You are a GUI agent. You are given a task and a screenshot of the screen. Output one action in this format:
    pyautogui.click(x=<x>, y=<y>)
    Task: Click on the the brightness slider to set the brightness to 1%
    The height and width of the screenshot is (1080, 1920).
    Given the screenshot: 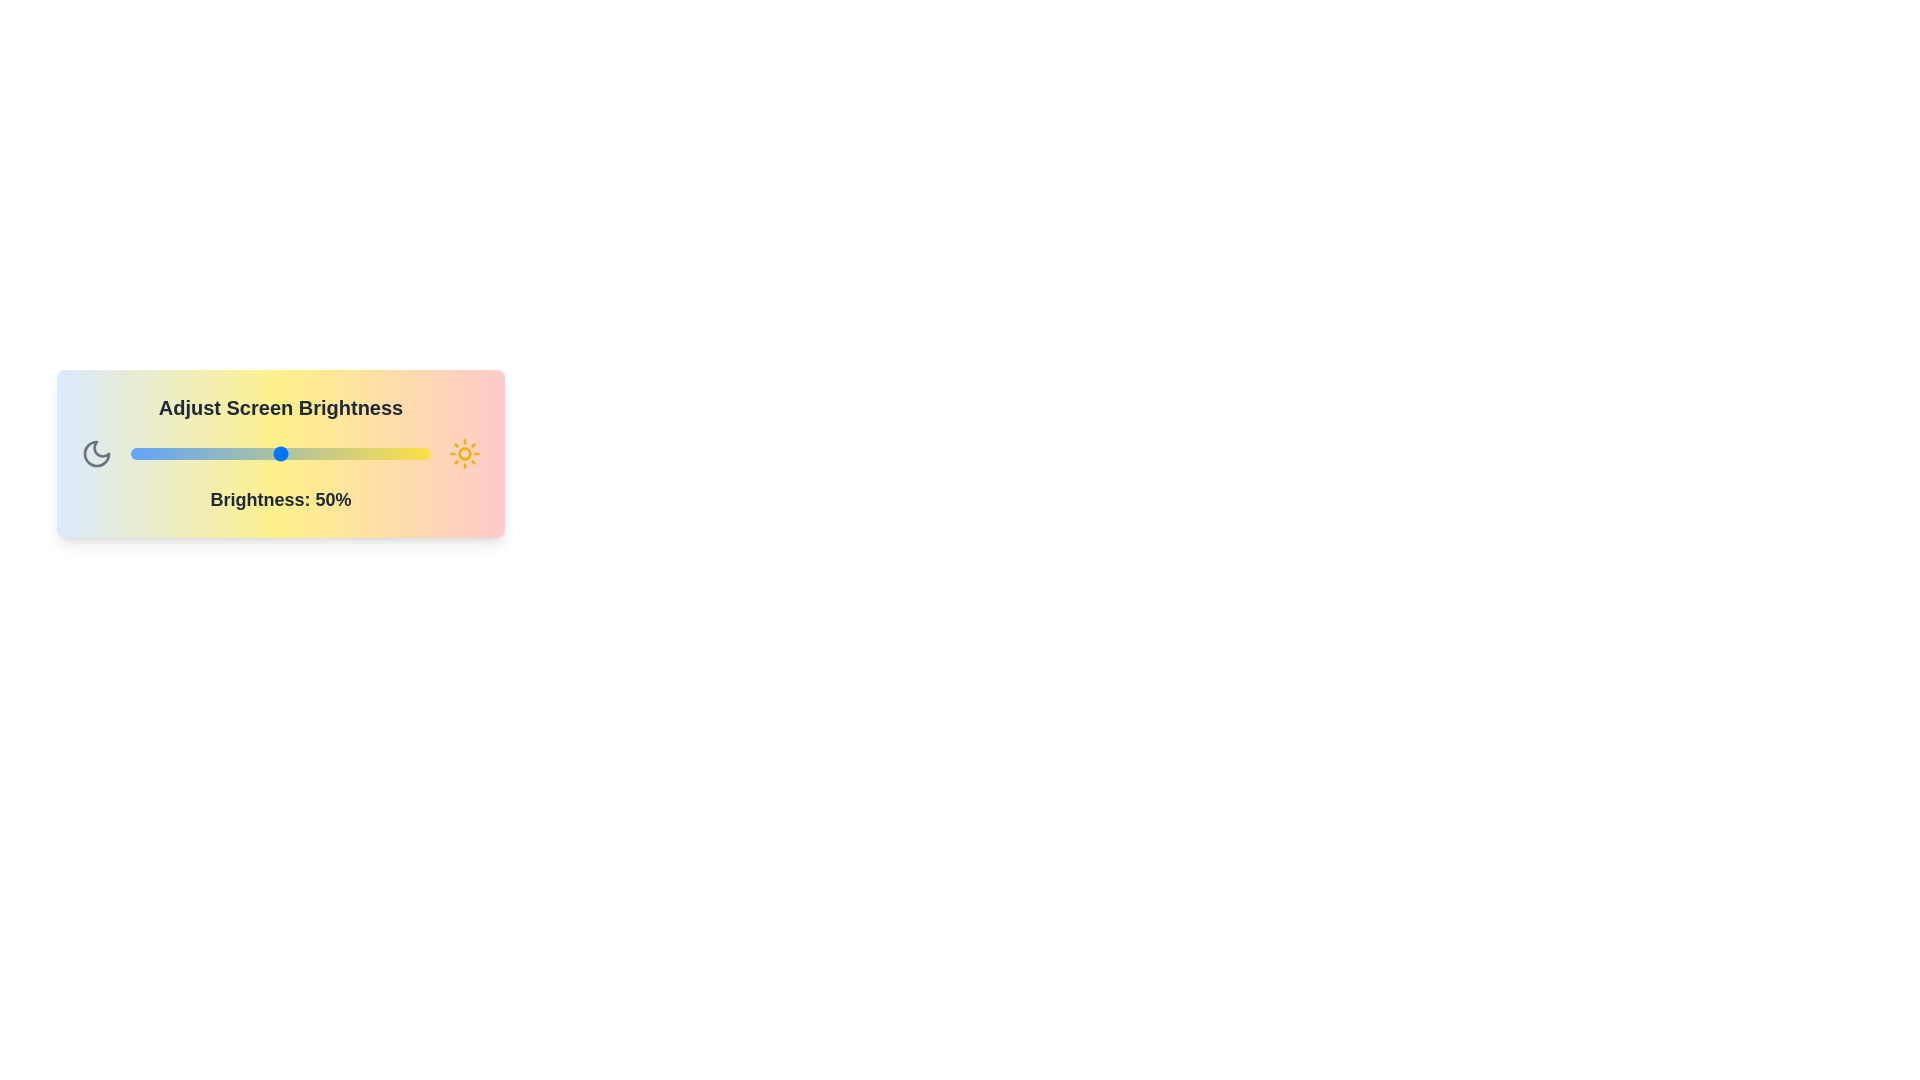 What is the action you would take?
    pyautogui.click(x=133, y=454)
    